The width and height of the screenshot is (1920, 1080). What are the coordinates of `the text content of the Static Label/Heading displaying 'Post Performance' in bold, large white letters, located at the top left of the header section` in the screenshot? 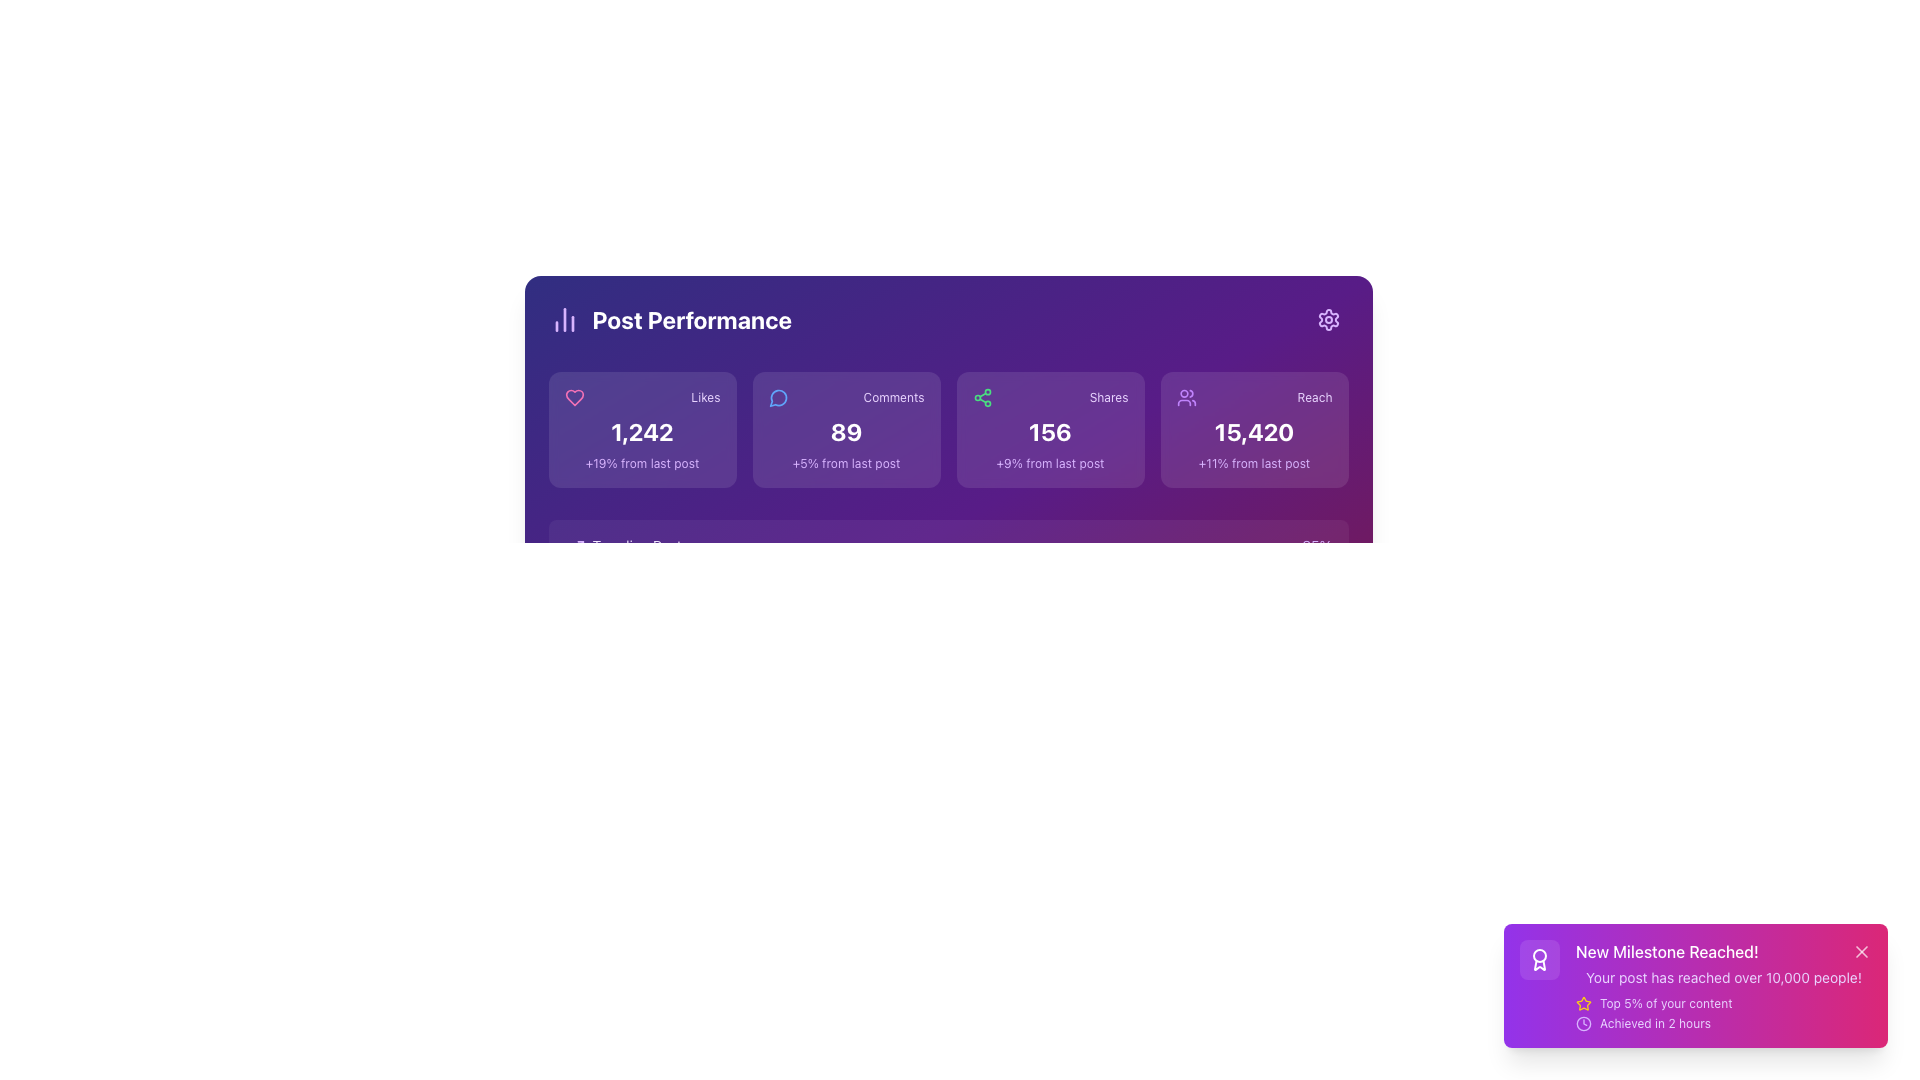 It's located at (947, 319).